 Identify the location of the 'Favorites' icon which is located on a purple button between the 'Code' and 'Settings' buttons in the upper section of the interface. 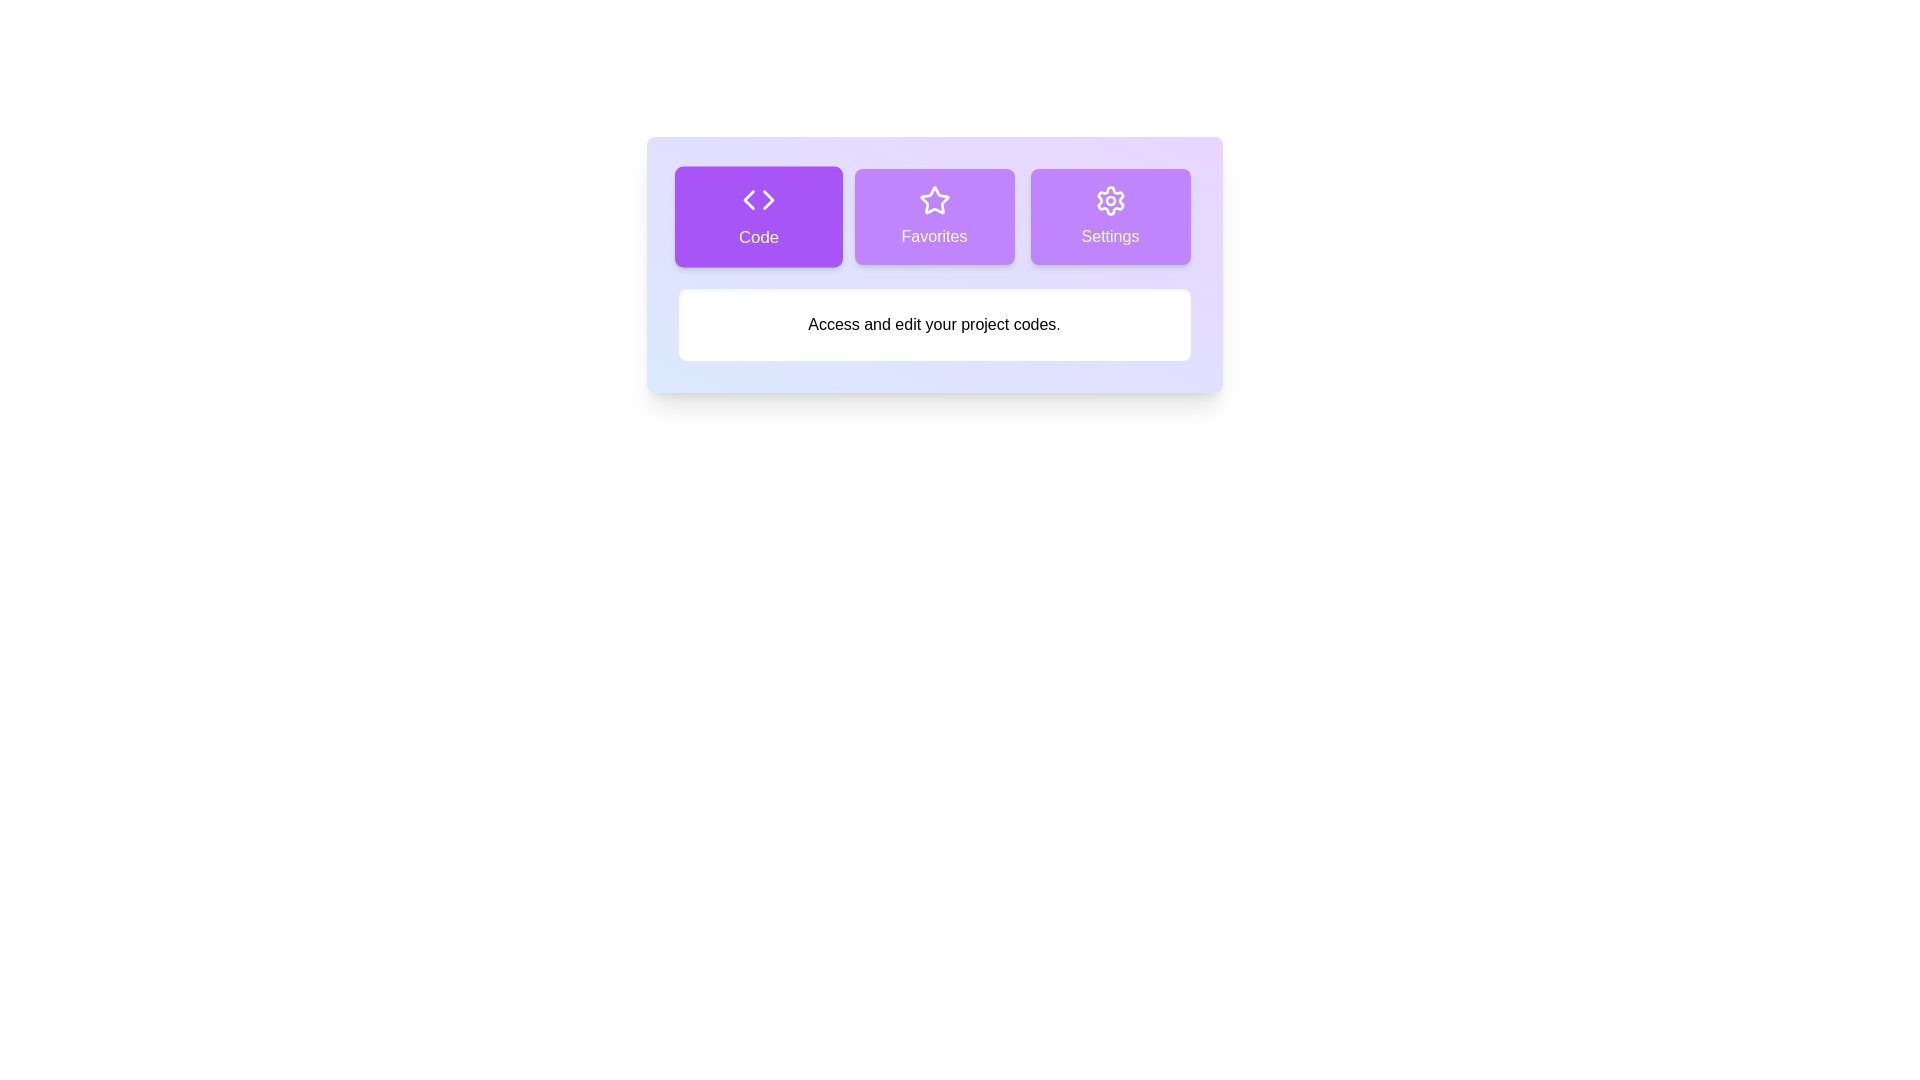
(933, 200).